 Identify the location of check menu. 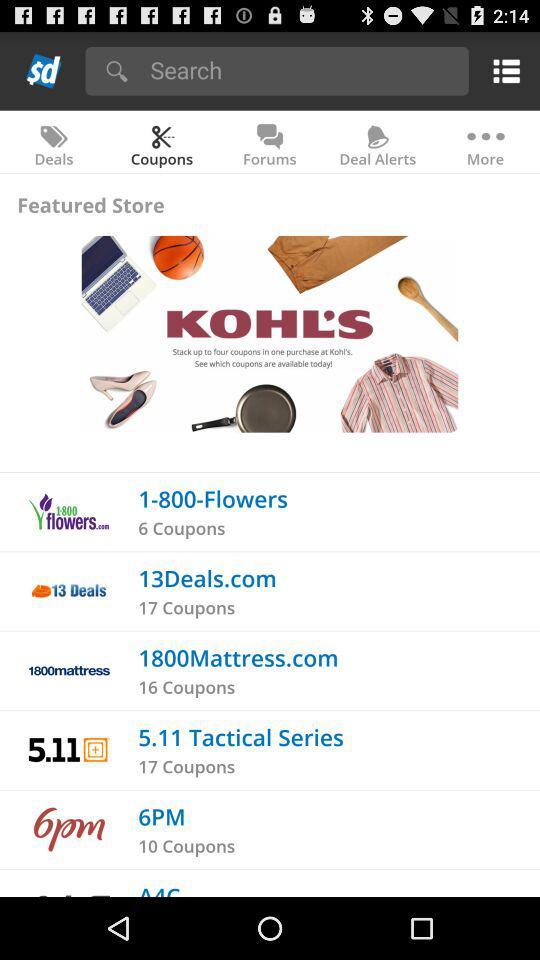
(502, 70).